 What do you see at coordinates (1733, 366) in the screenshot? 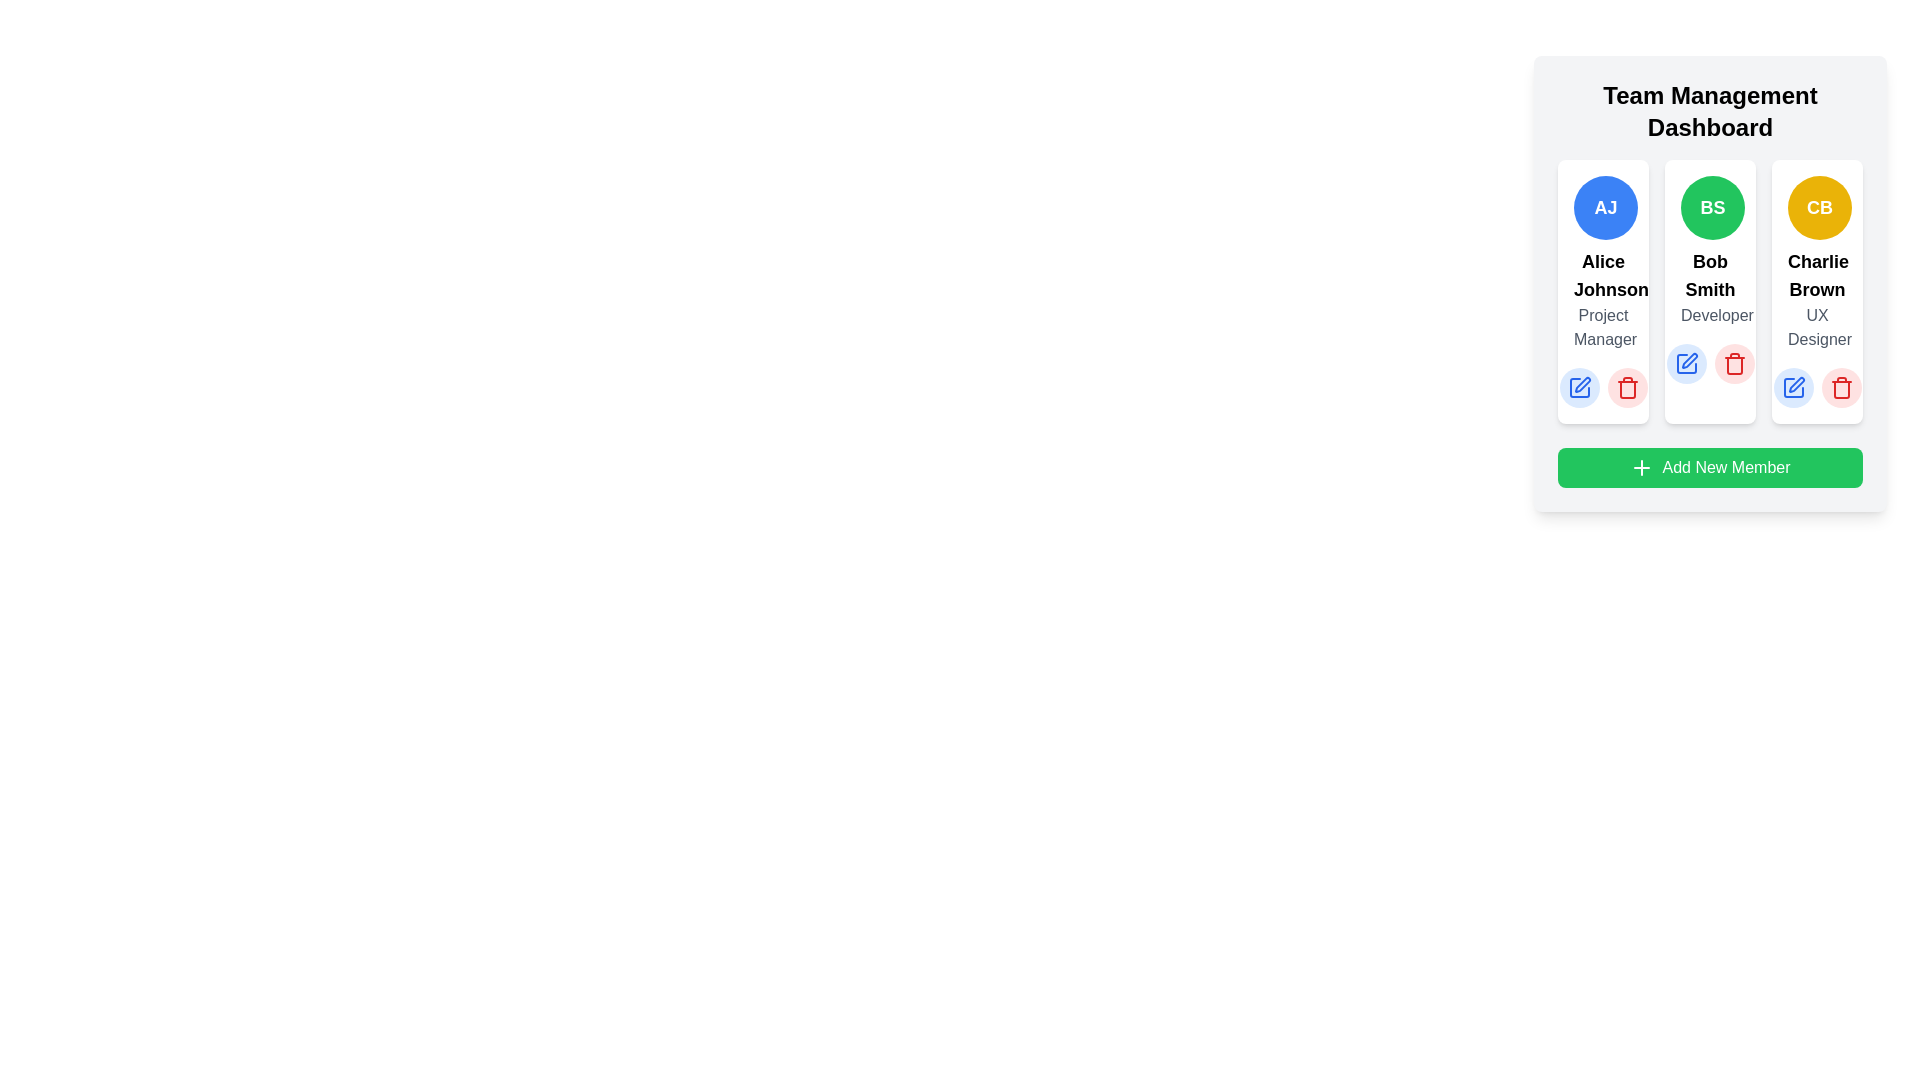
I see `the trash can icon button located in the lower-right corner of Bob Smith's Developer card` at bounding box center [1733, 366].